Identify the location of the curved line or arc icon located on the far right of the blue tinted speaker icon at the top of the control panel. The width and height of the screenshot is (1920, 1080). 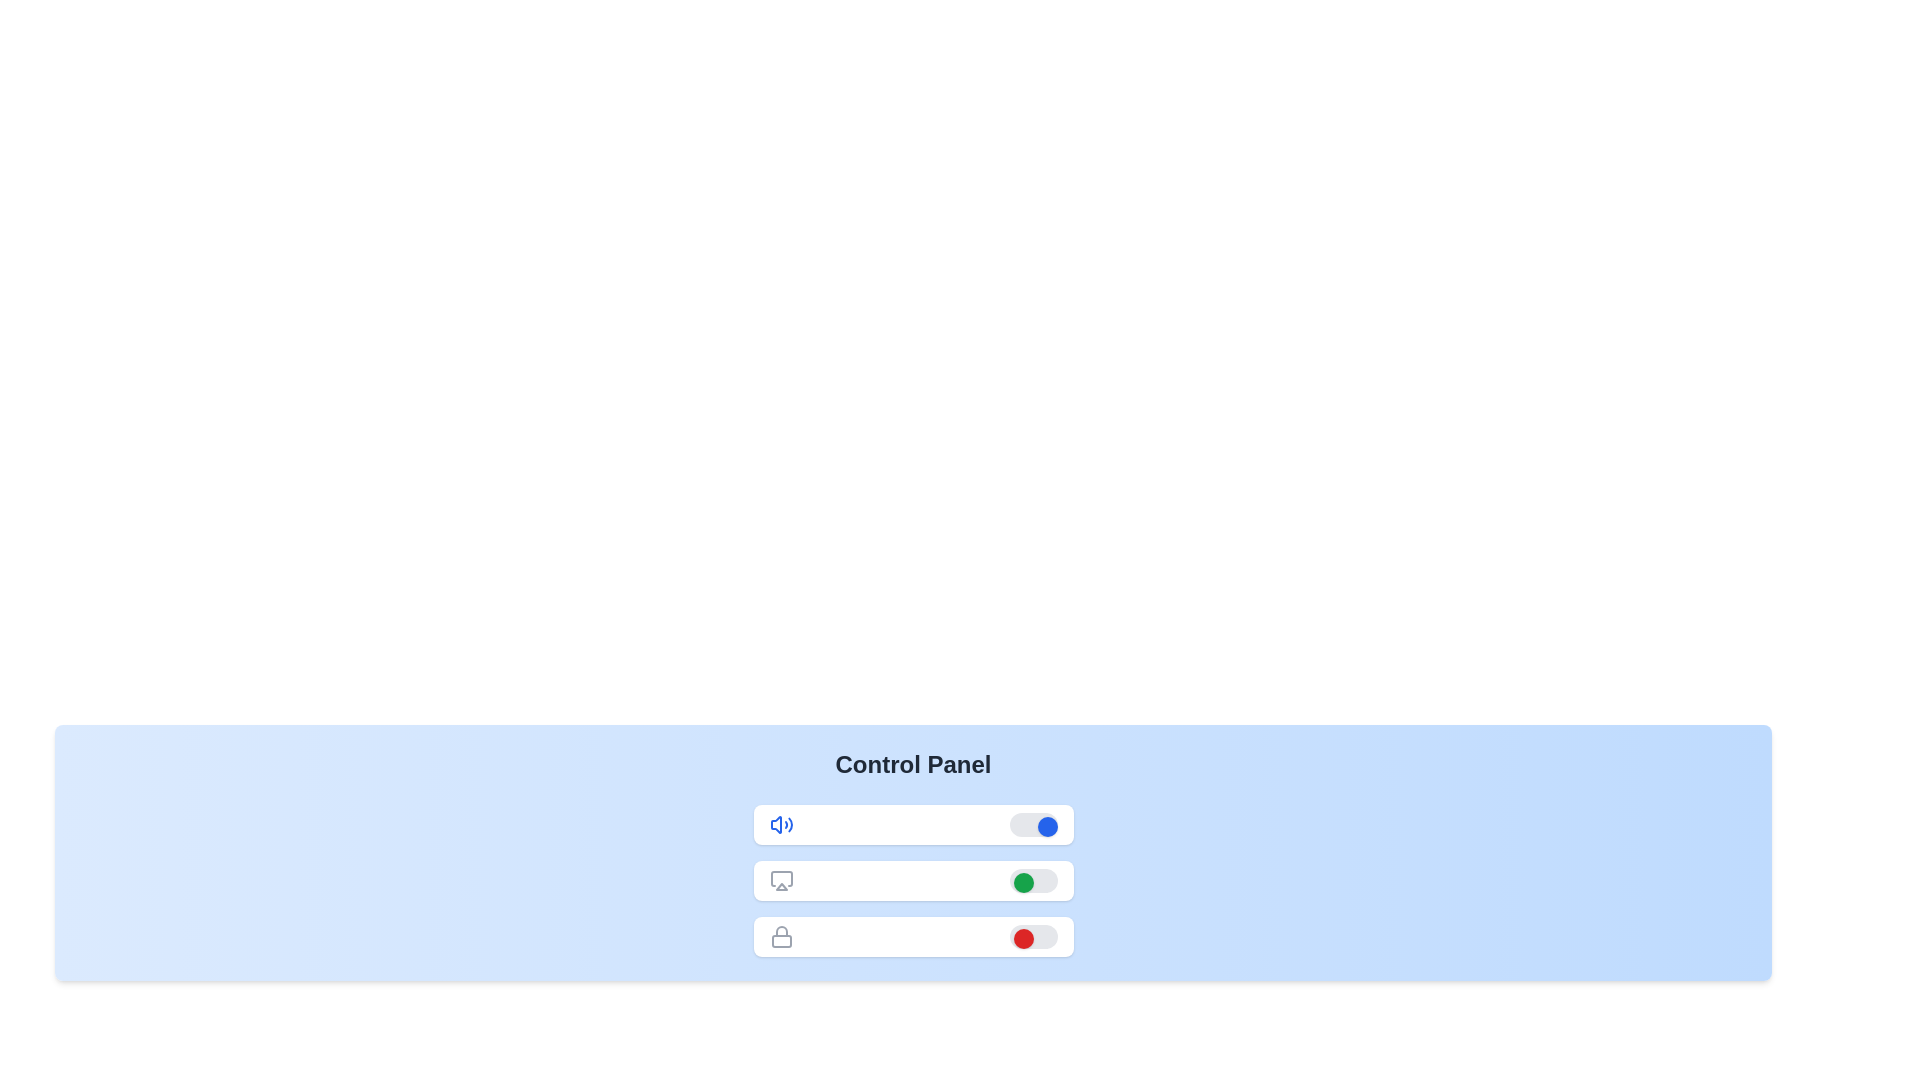
(789, 825).